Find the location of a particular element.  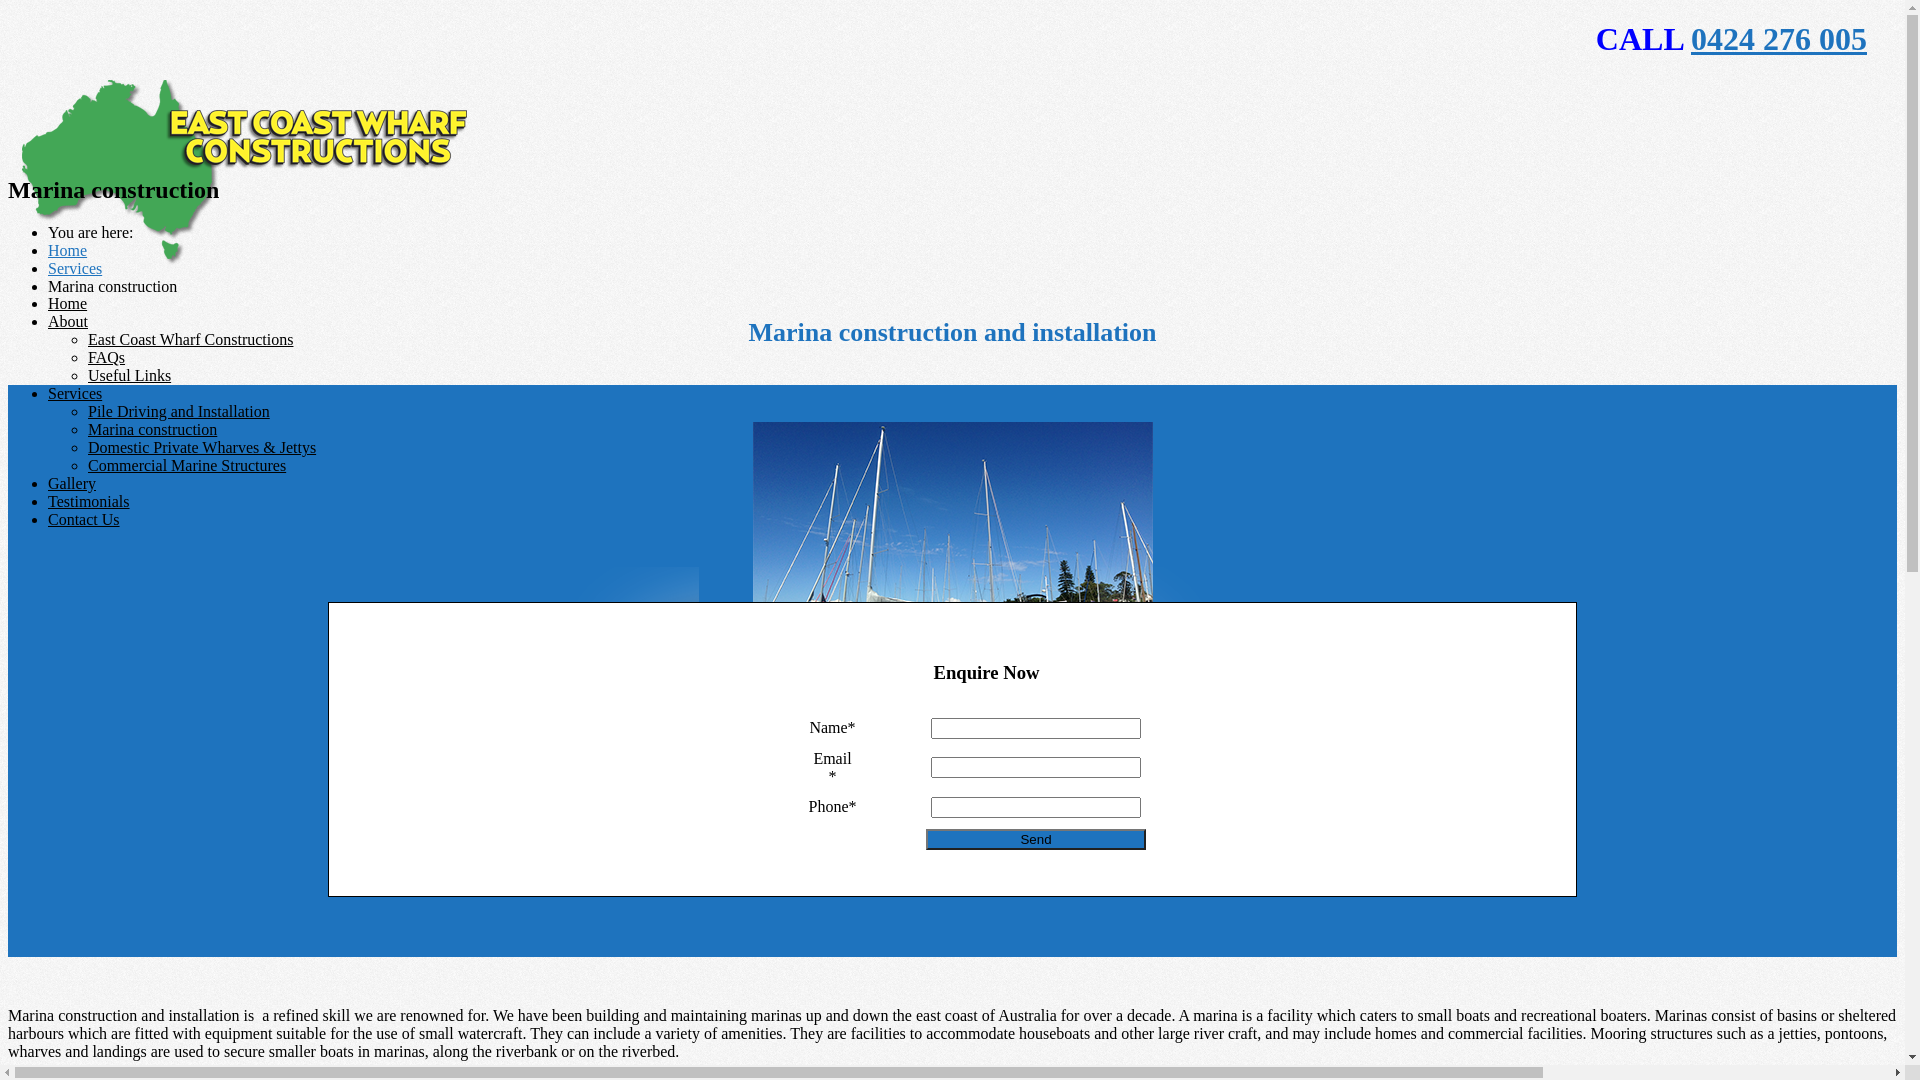

'Useful Links' is located at coordinates (128, 375).